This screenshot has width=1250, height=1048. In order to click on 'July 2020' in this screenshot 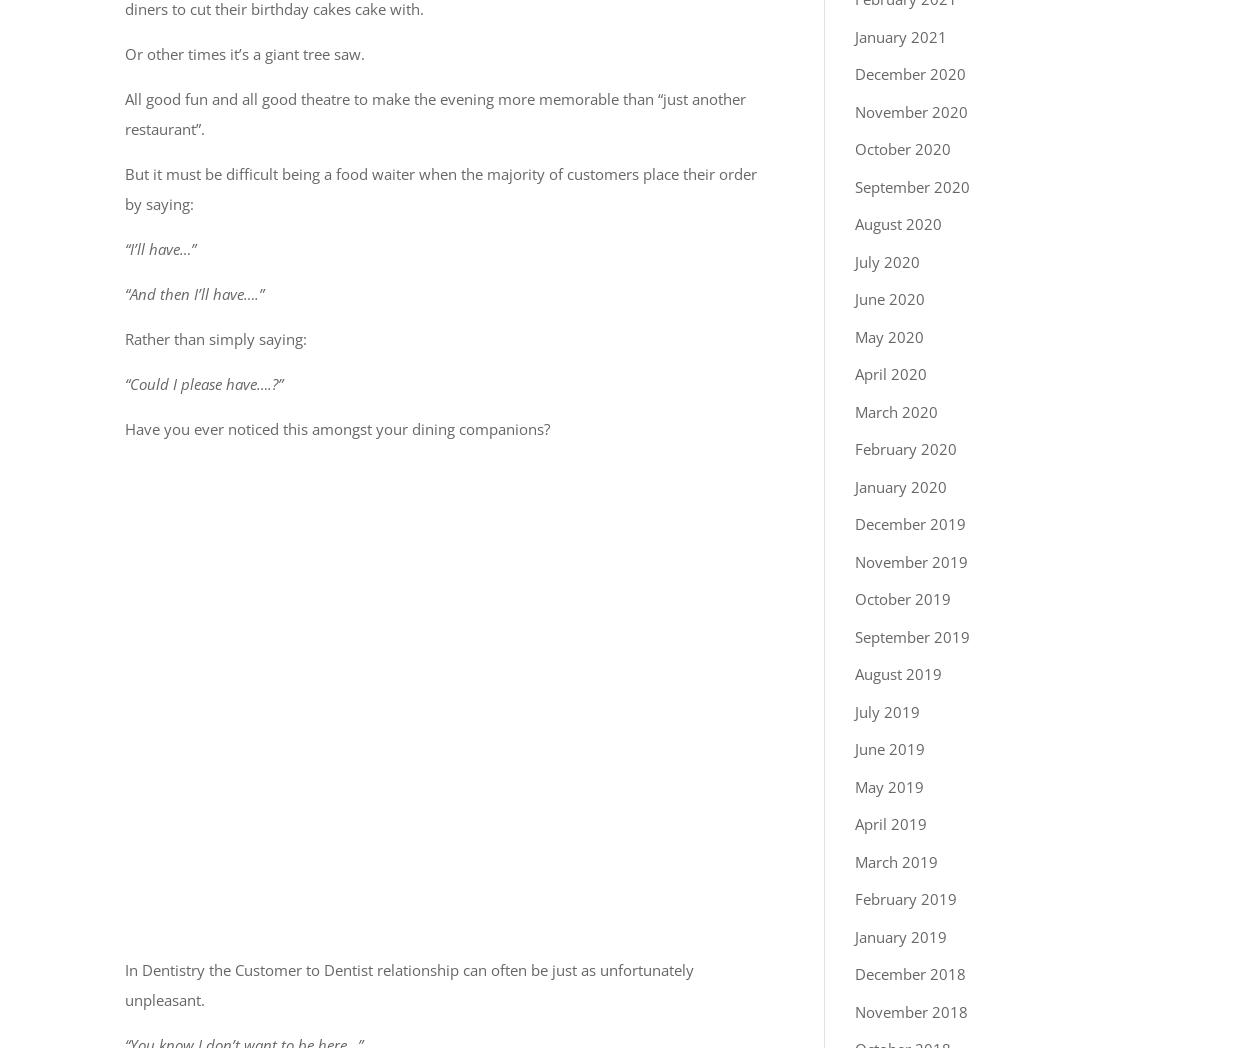, I will do `click(854, 260)`.